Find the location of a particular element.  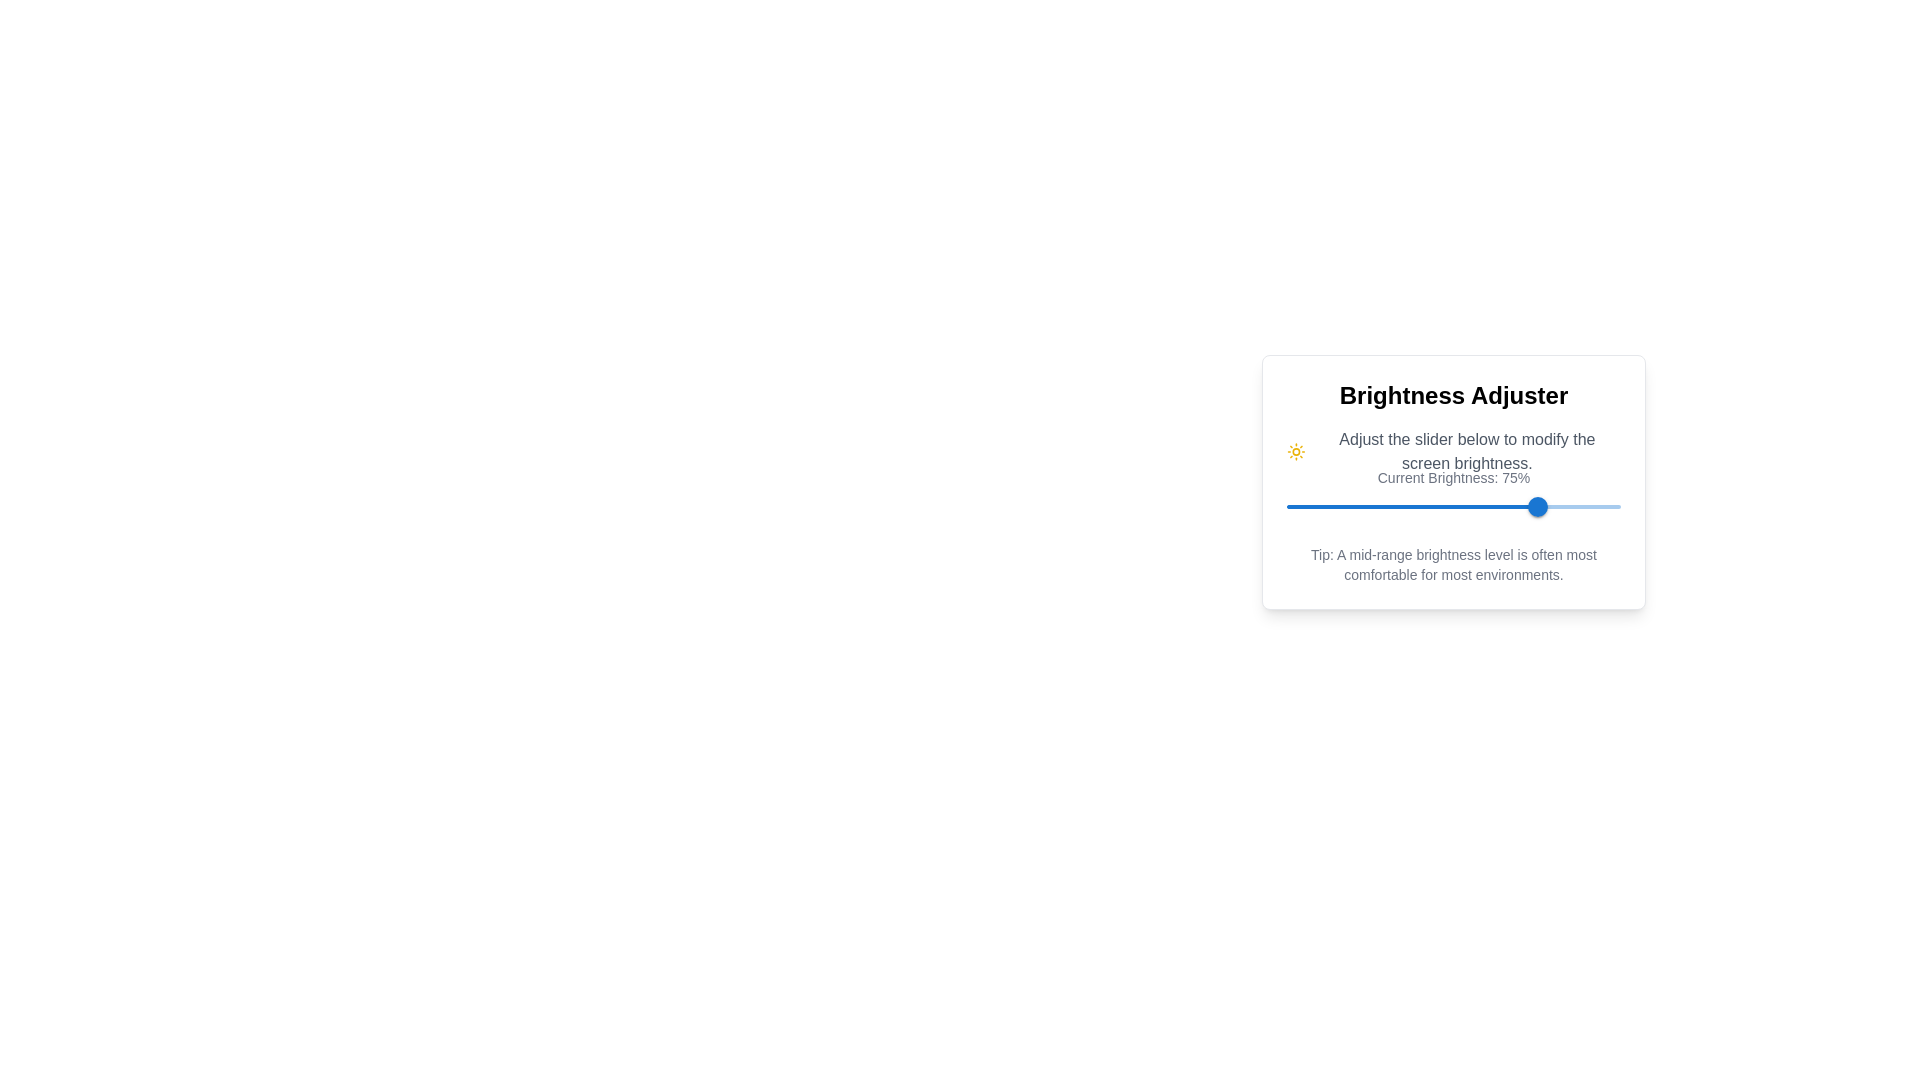

the brightness is located at coordinates (1529, 505).